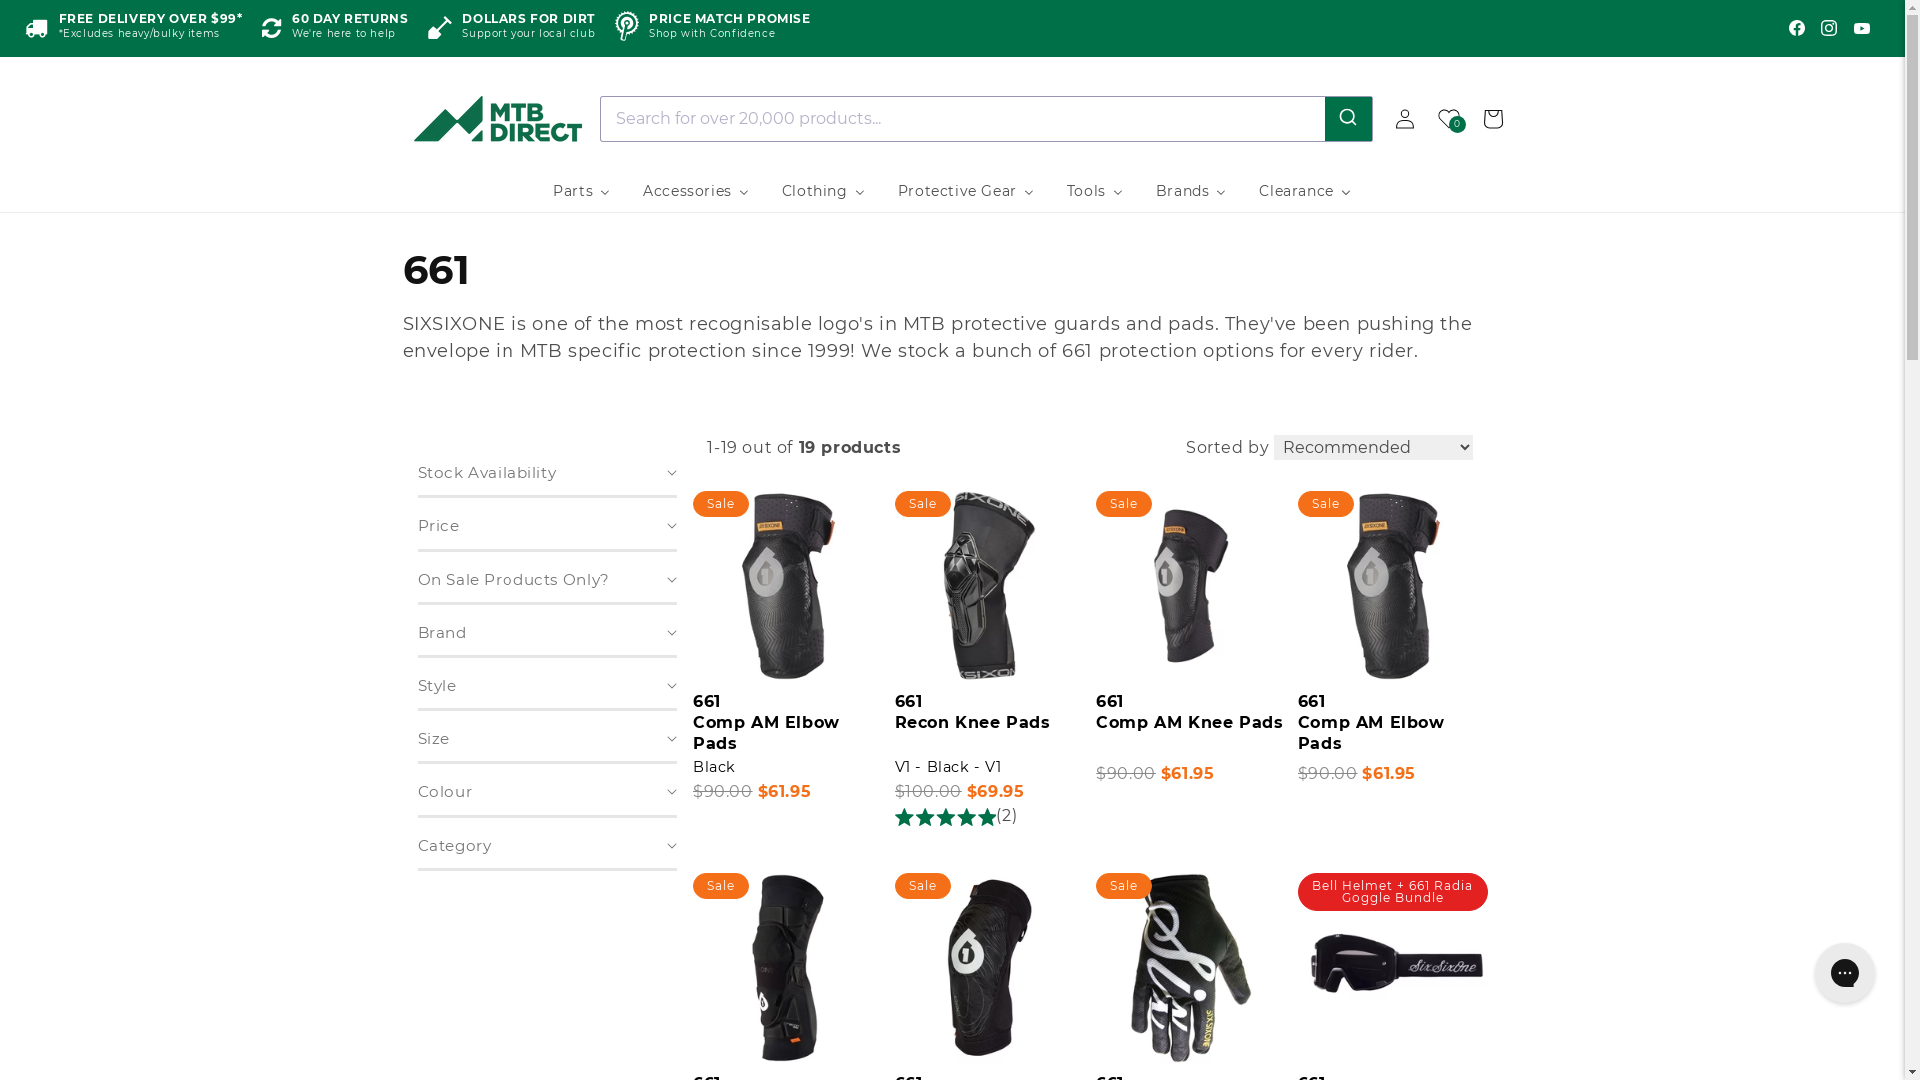 The height and width of the screenshot is (1080, 1920). What do you see at coordinates (824, 191) in the screenshot?
I see `'Clothing'` at bounding box center [824, 191].